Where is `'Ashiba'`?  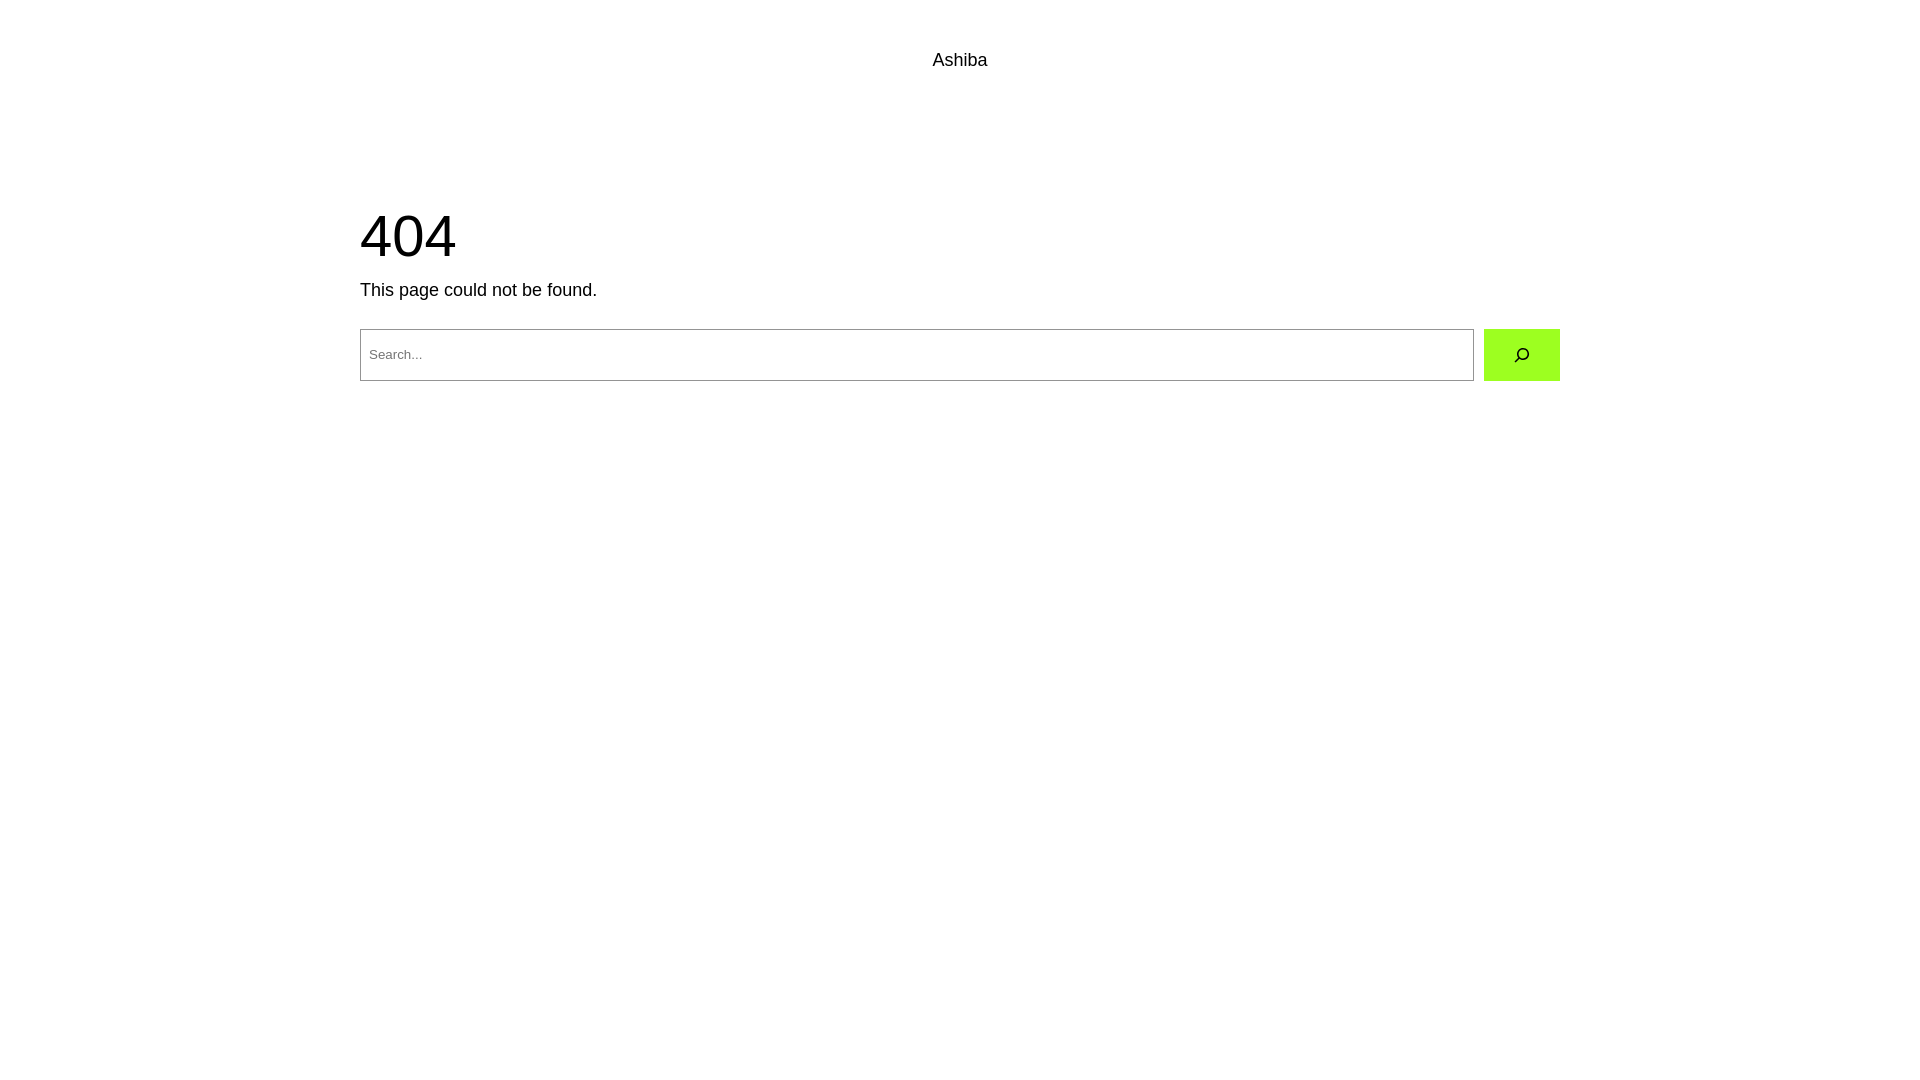 'Ashiba' is located at coordinates (958, 59).